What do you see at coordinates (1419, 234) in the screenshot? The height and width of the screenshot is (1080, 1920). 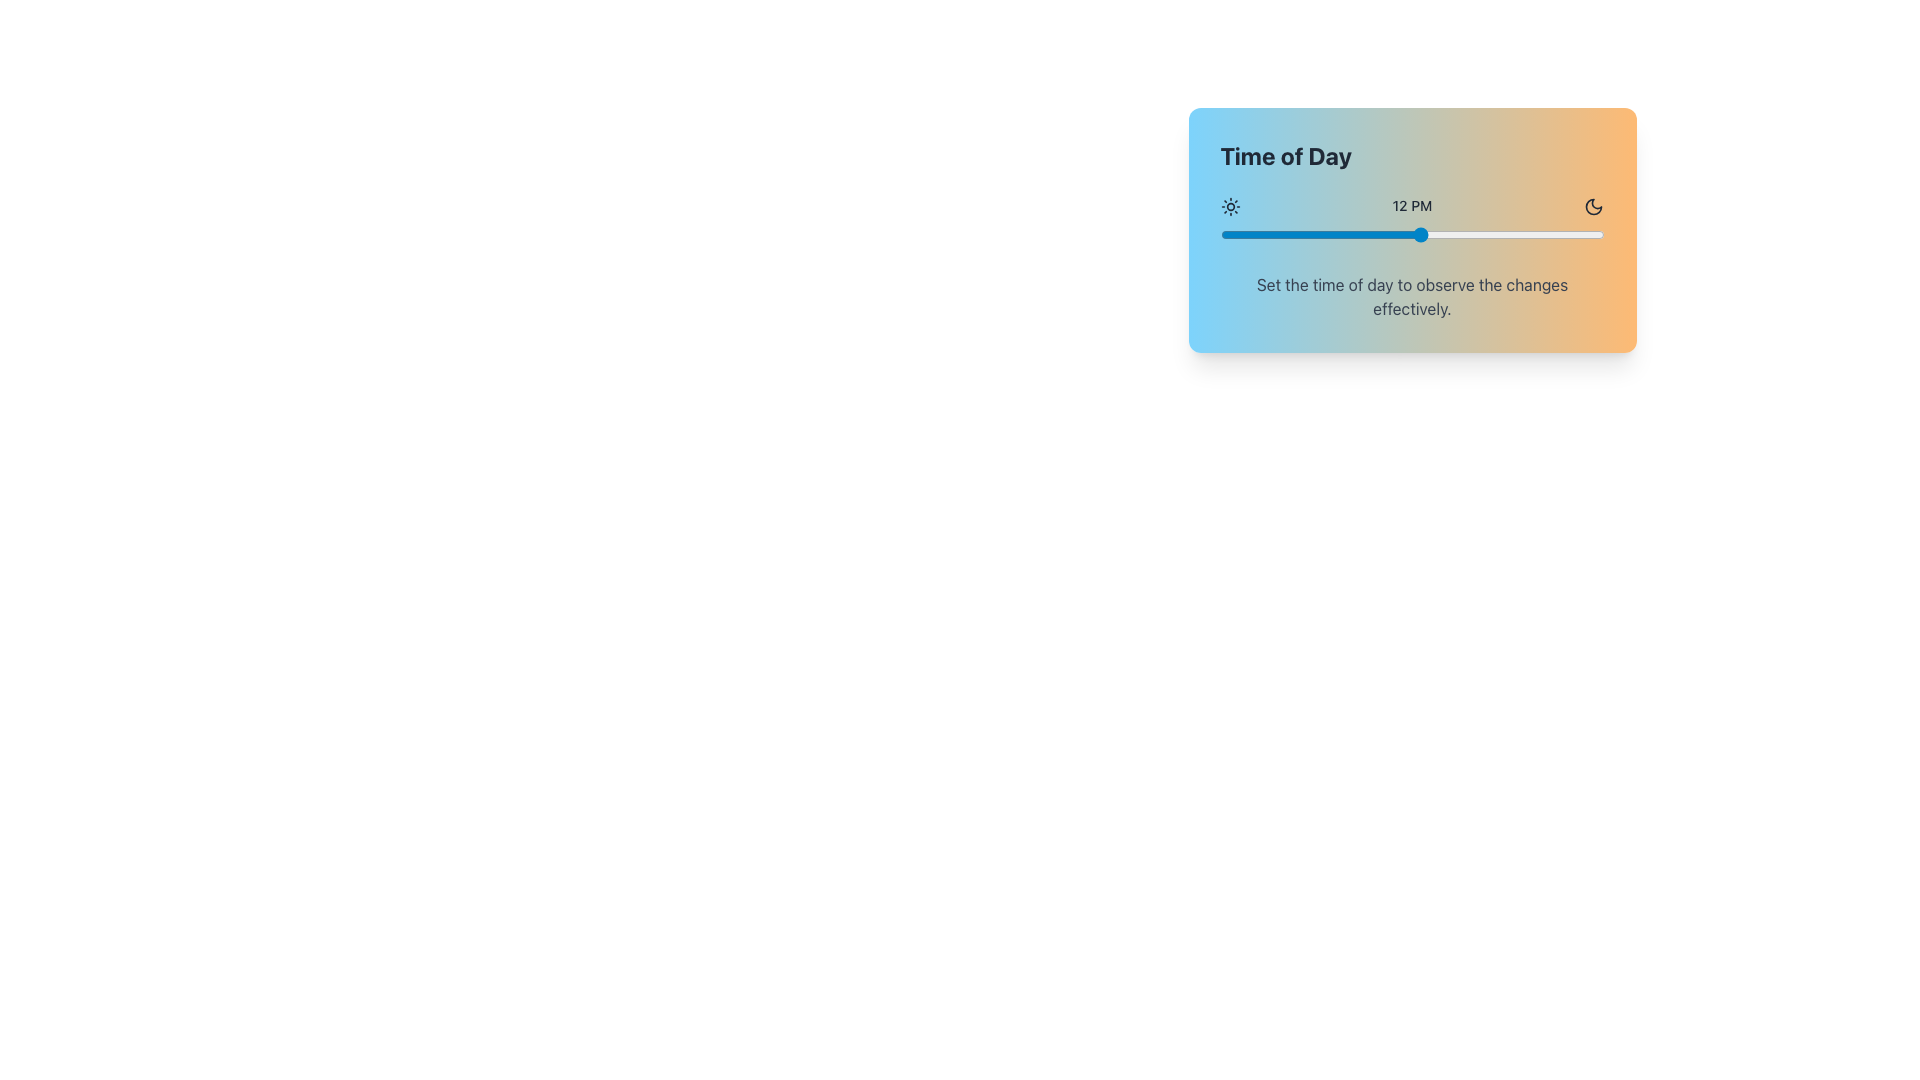 I see `the time of day` at bounding box center [1419, 234].